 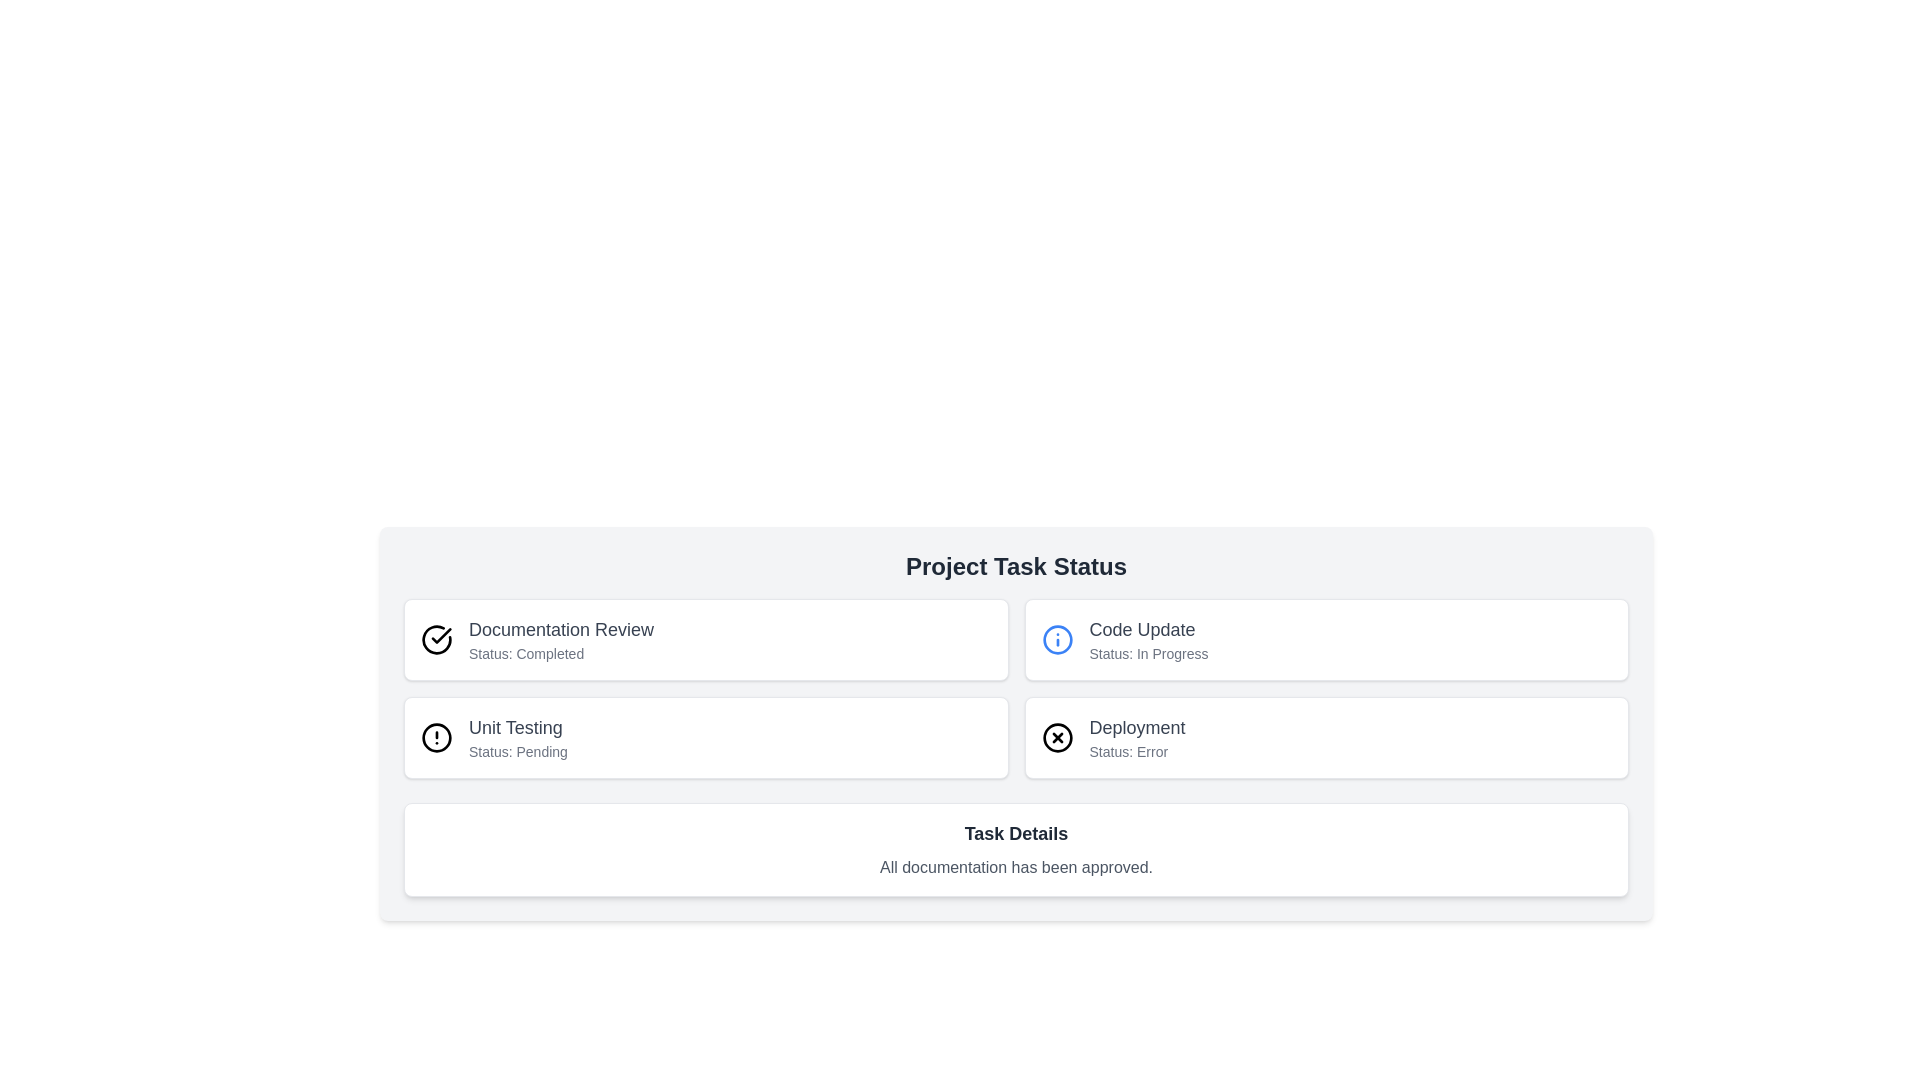 I want to click on text content of the 'Unit Testing' title label located in the second task entry of the 'Project Task Status' table, positioned above the 'Status: Pending' label, so click(x=518, y=728).